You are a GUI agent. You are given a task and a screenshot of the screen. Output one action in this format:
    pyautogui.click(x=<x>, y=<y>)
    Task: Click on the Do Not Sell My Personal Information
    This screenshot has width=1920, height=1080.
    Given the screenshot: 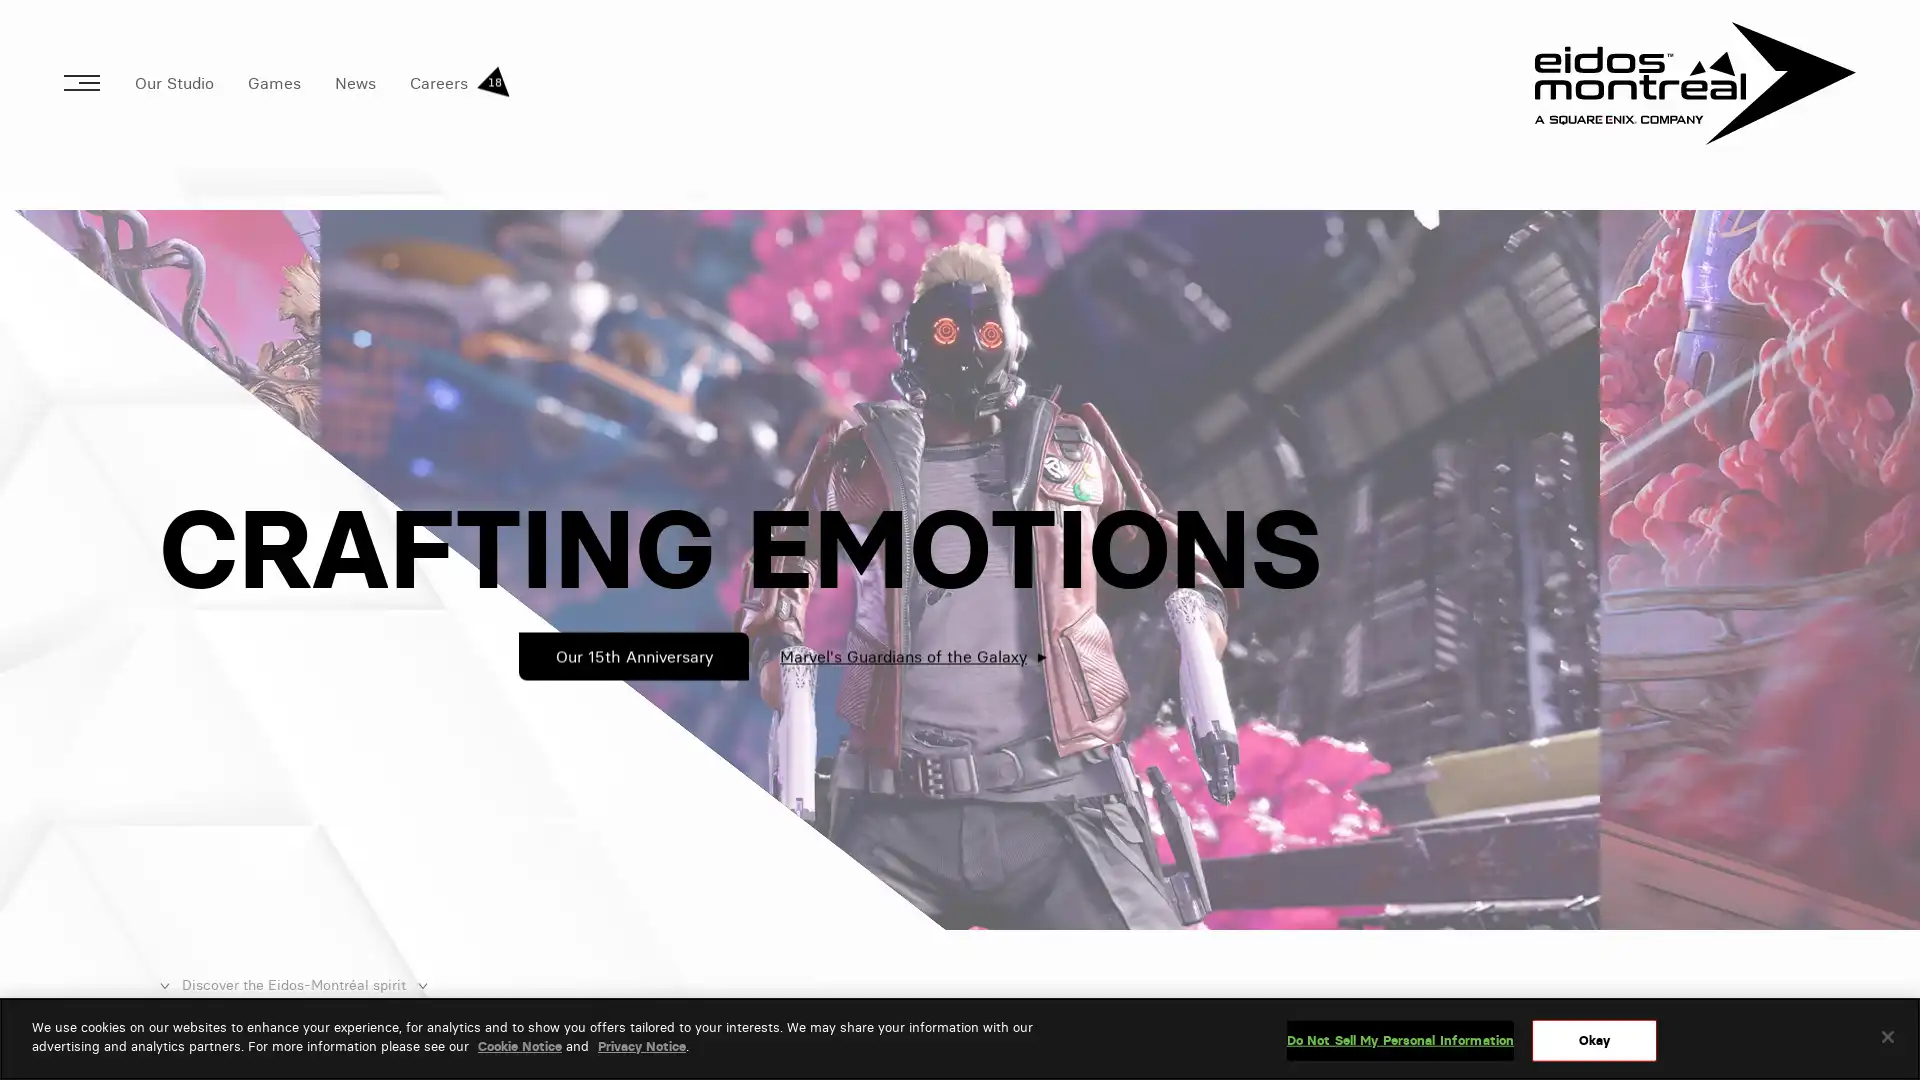 What is the action you would take?
    pyautogui.click(x=1399, y=1039)
    